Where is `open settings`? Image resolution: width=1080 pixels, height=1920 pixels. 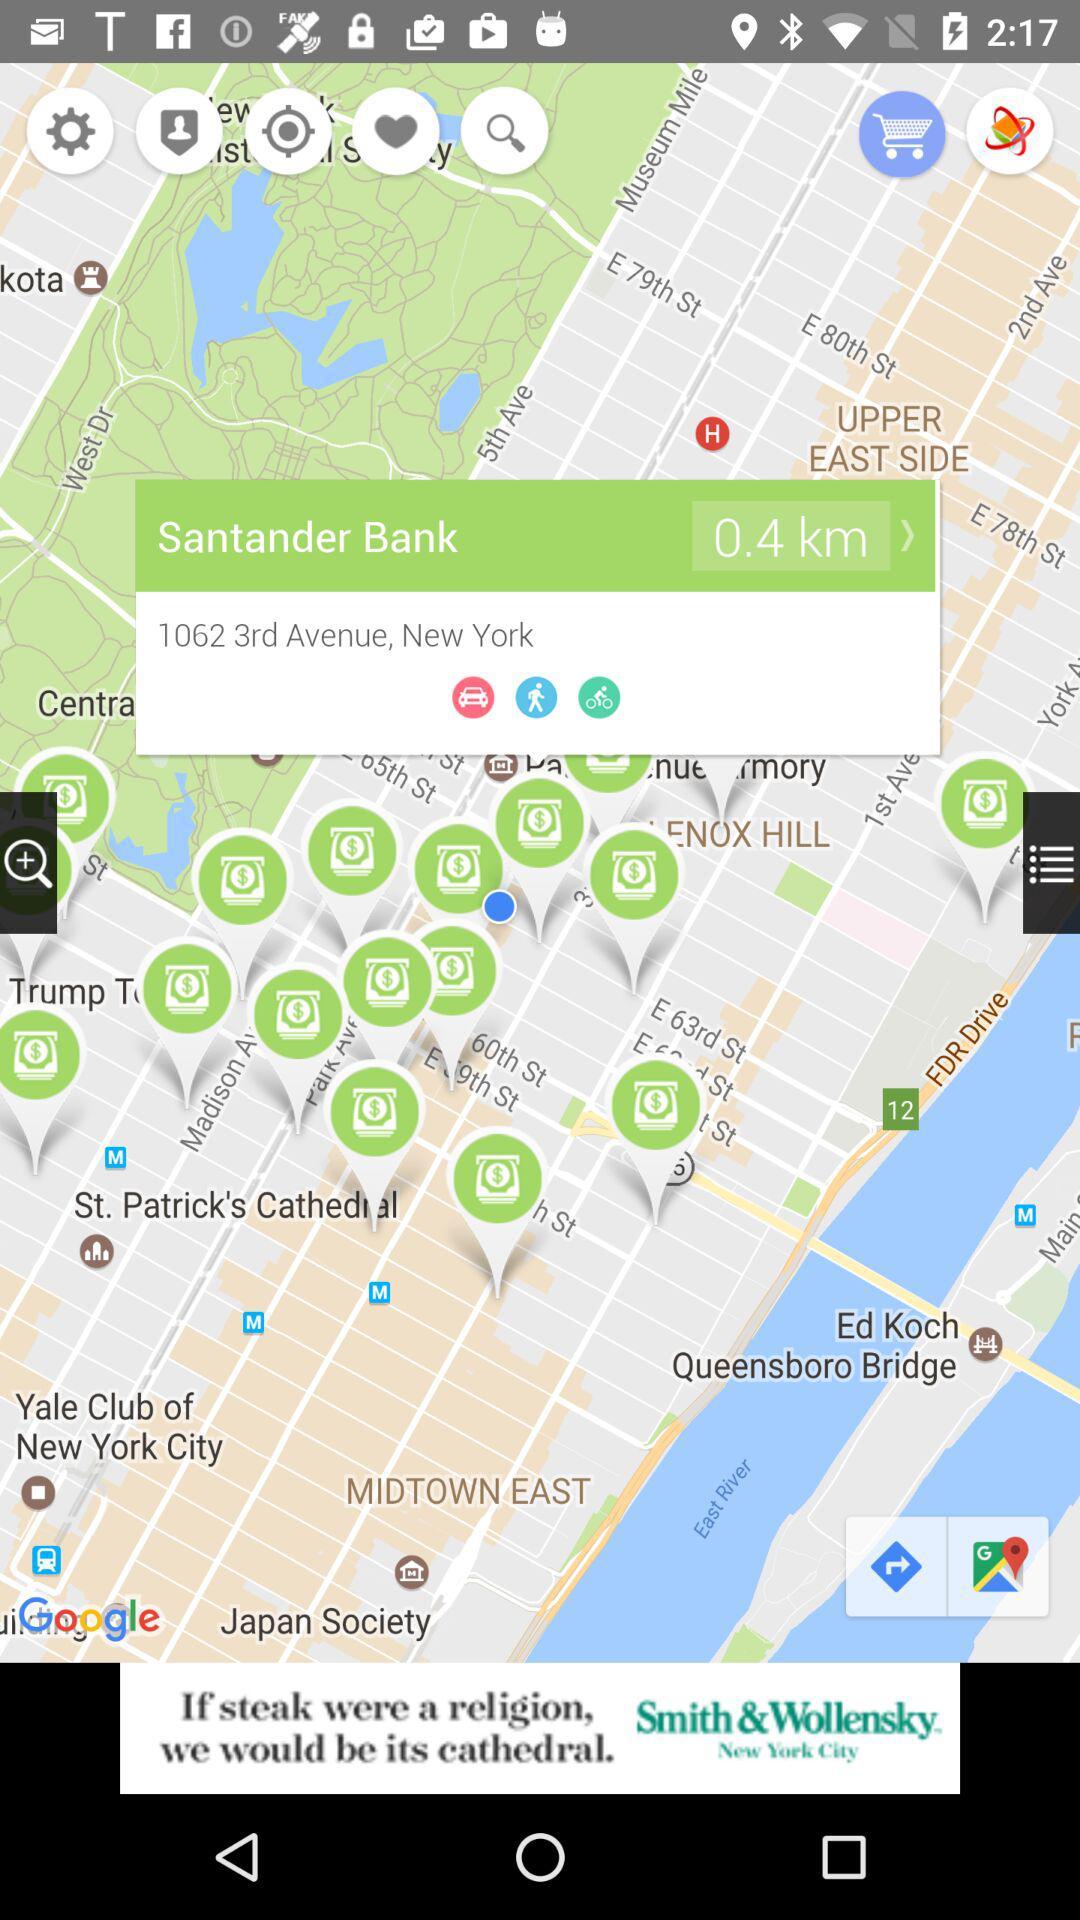
open settings is located at coordinates (69, 132).